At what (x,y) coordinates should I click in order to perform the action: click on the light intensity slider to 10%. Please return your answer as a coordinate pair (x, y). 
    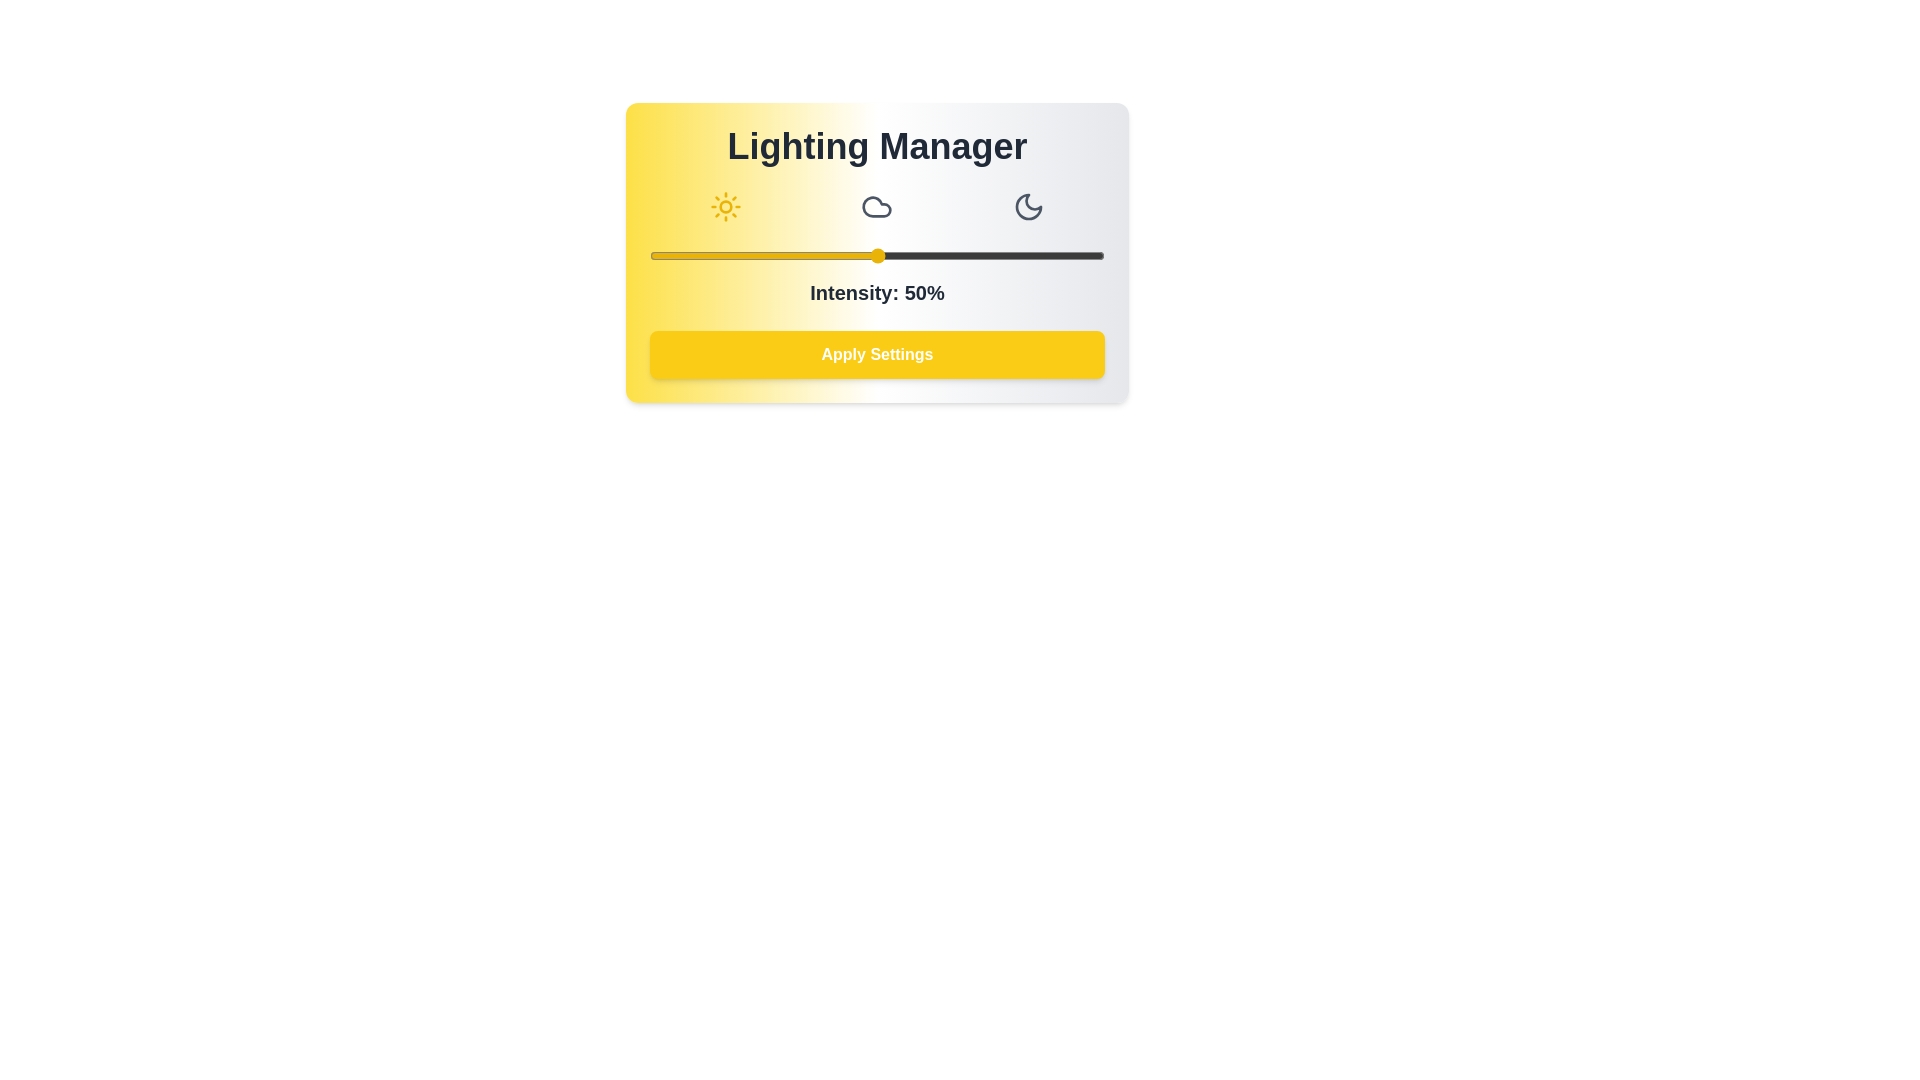
    Looking at the image, I should click on (695, 254).